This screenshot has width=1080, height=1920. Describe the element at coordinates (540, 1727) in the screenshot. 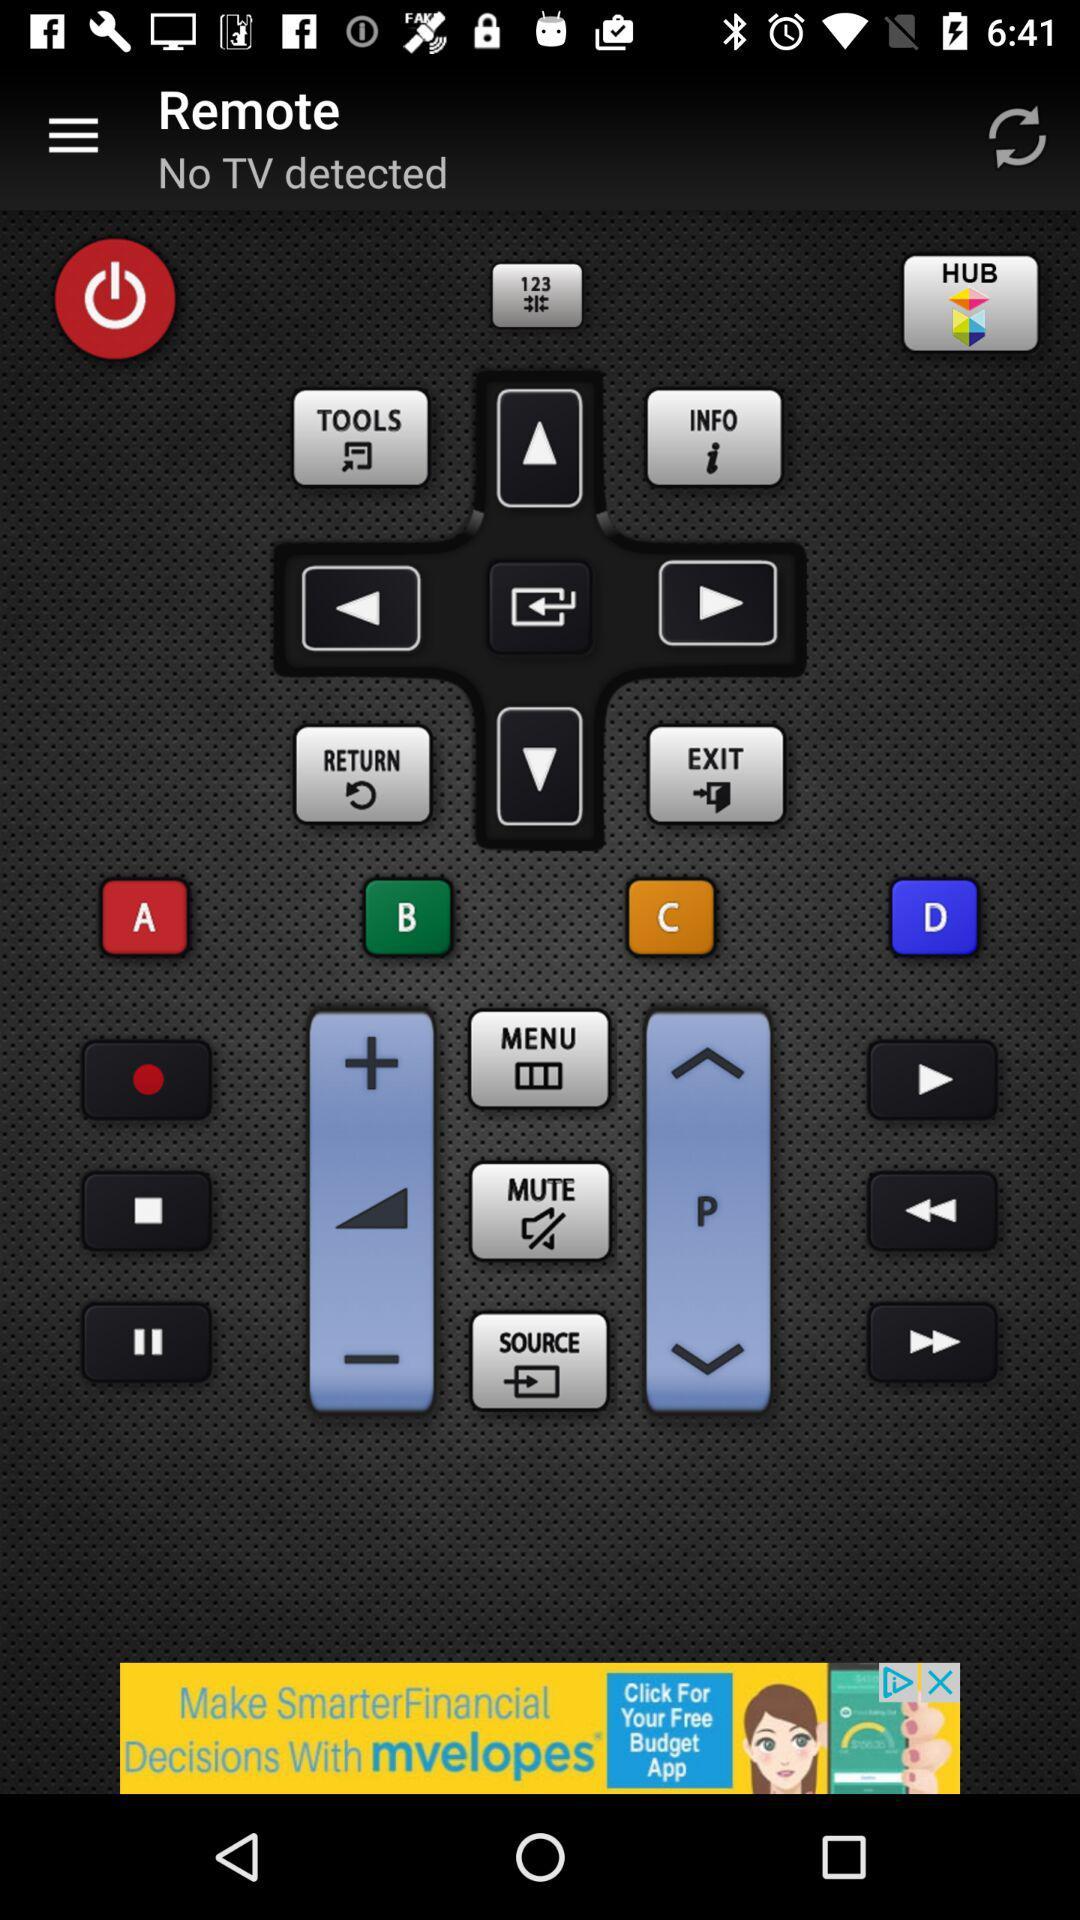

I see `advertiment` at that location.